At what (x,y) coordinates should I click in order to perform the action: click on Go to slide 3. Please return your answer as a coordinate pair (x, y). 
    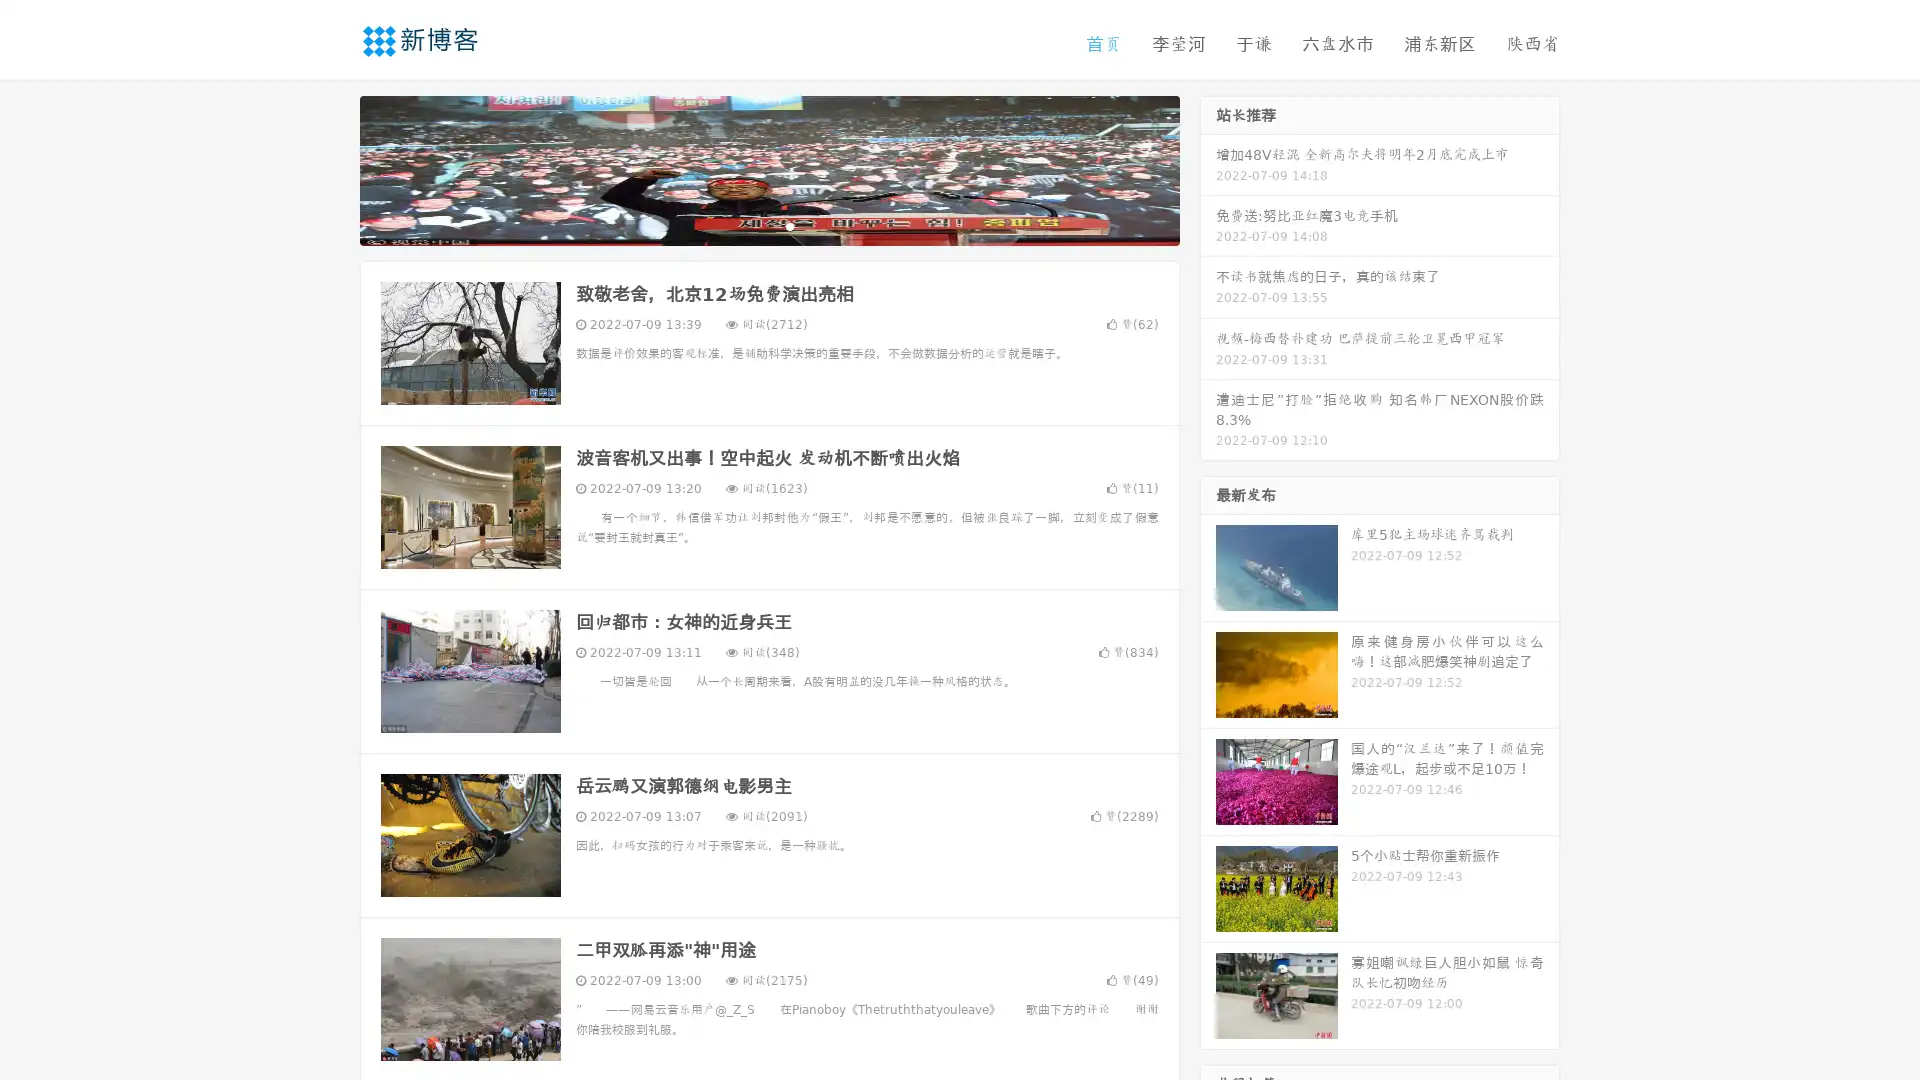
    Looking at the image, I should click on (789, 225).